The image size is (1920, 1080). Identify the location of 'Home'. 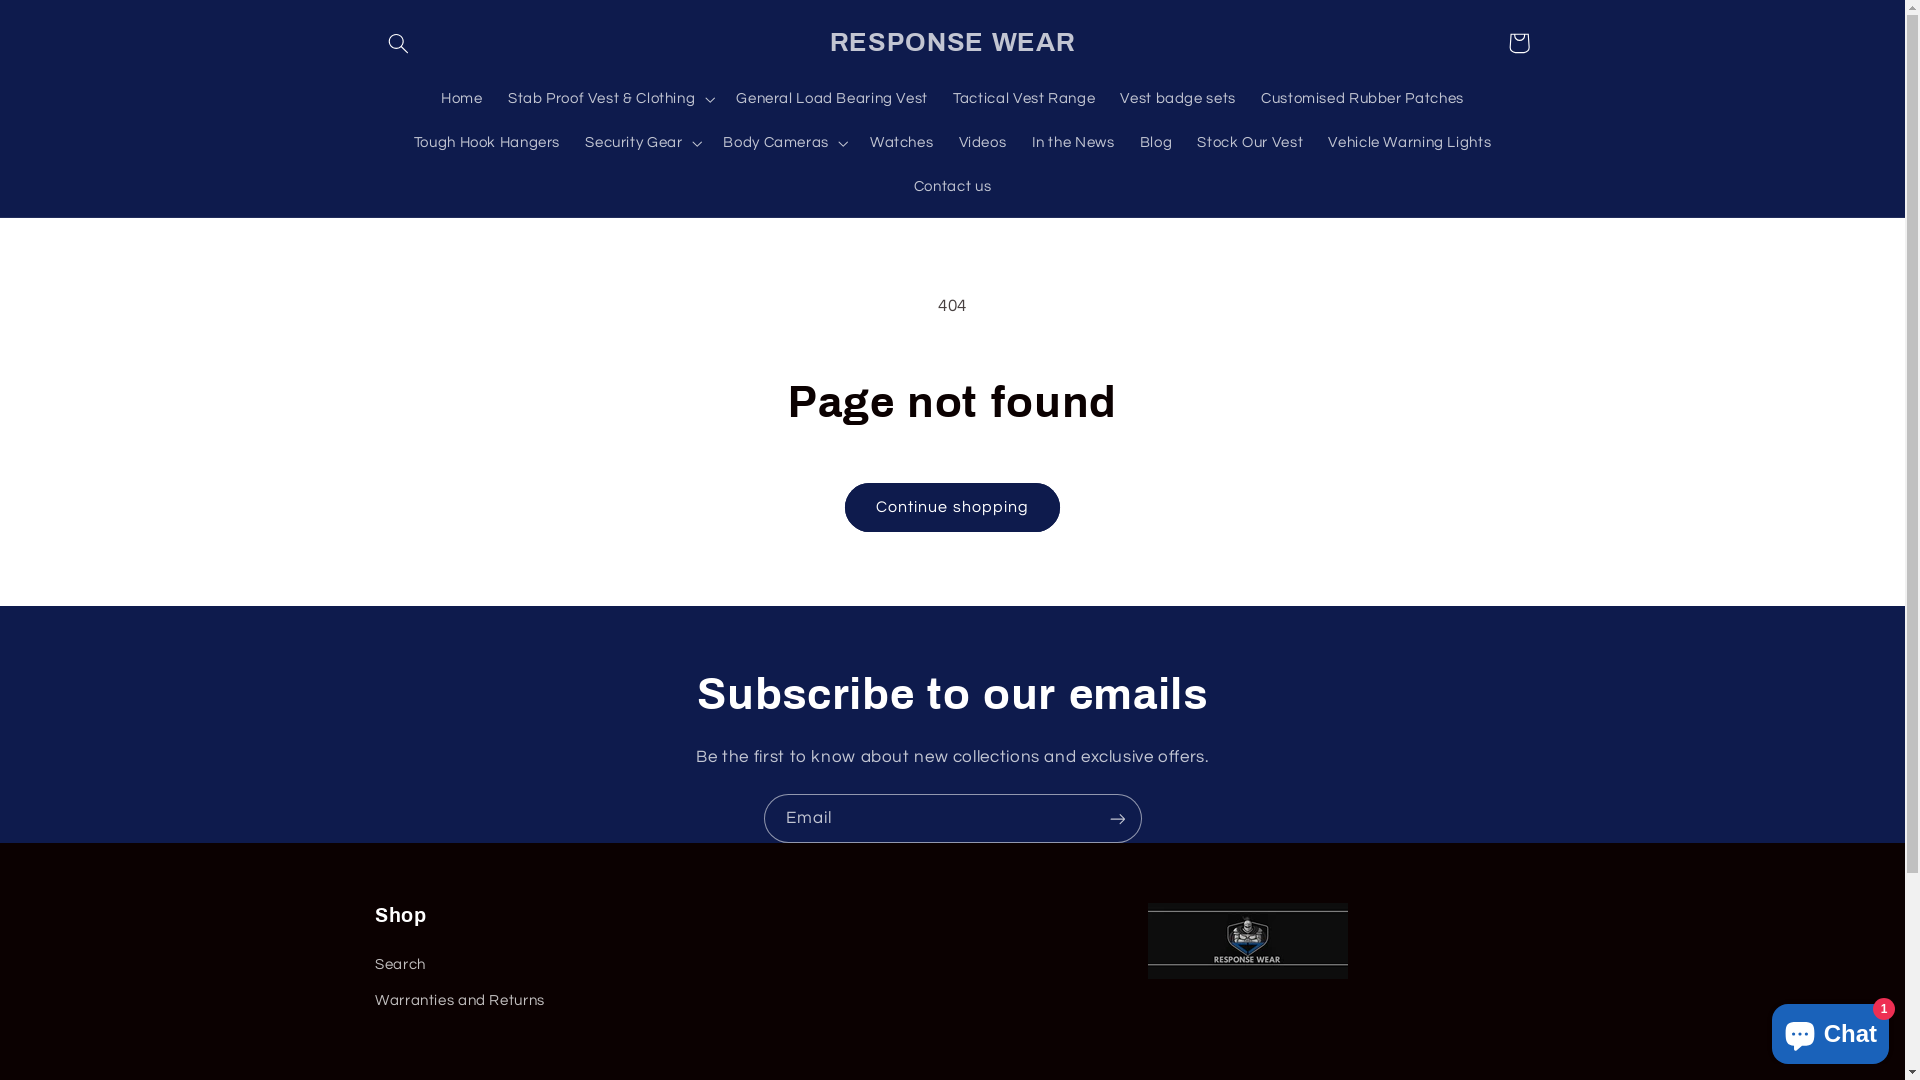
(461, 99).